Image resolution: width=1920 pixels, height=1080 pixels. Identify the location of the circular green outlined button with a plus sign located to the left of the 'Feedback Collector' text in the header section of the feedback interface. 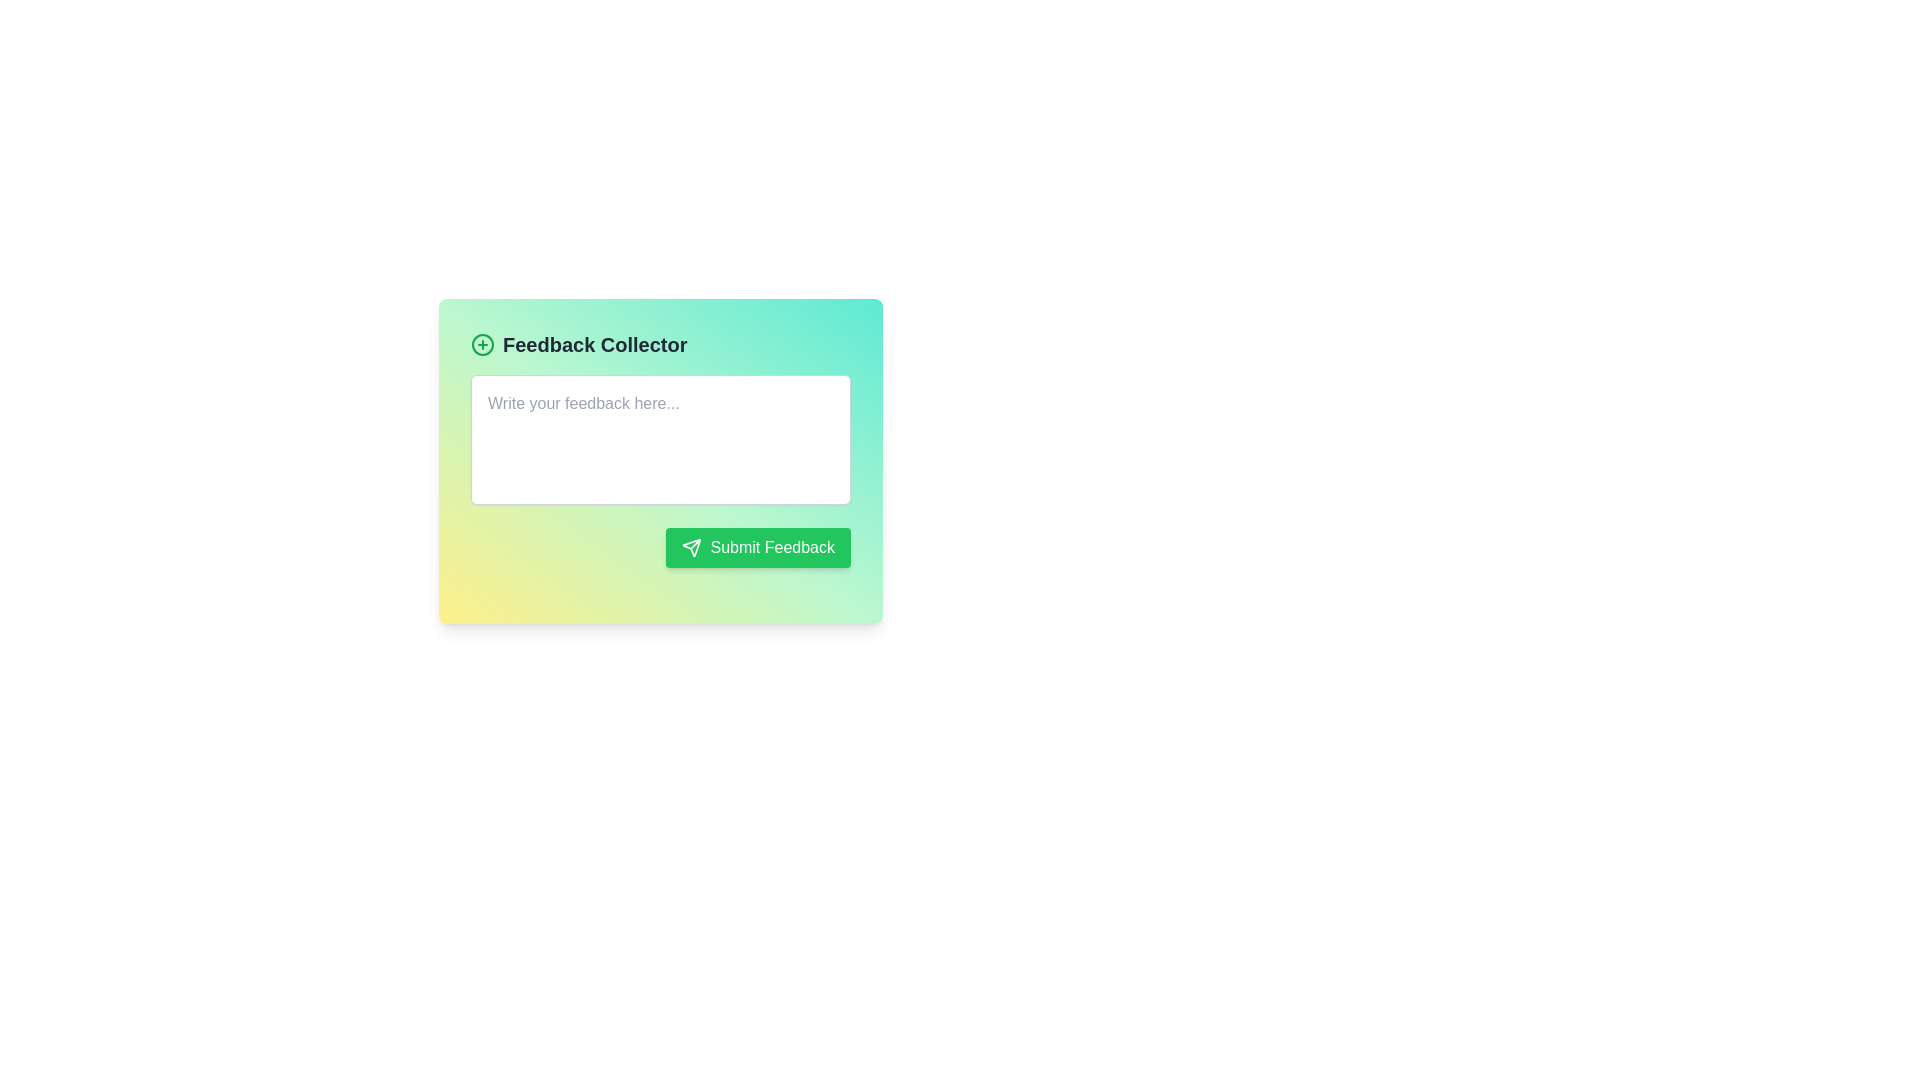
(483, 343).